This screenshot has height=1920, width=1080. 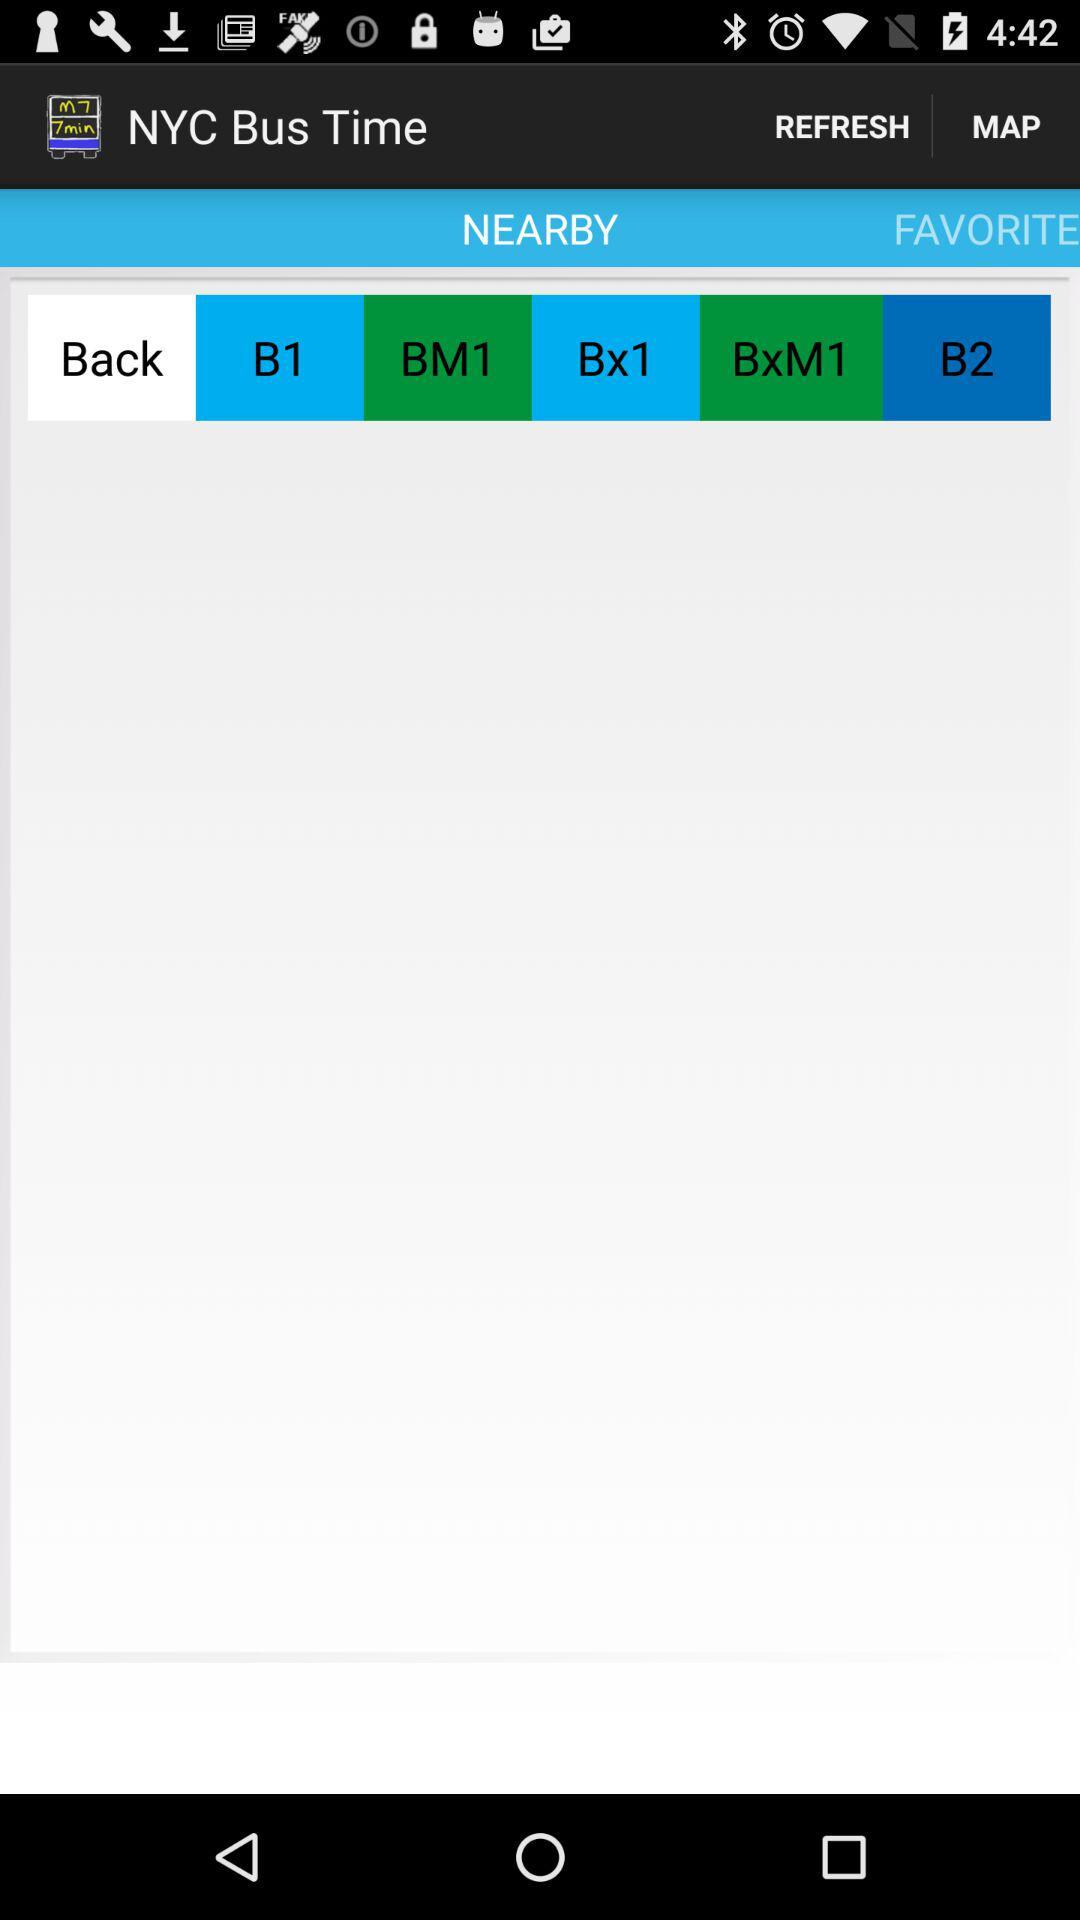 I want to click on bx1 icon, so click(x=614, y=357).